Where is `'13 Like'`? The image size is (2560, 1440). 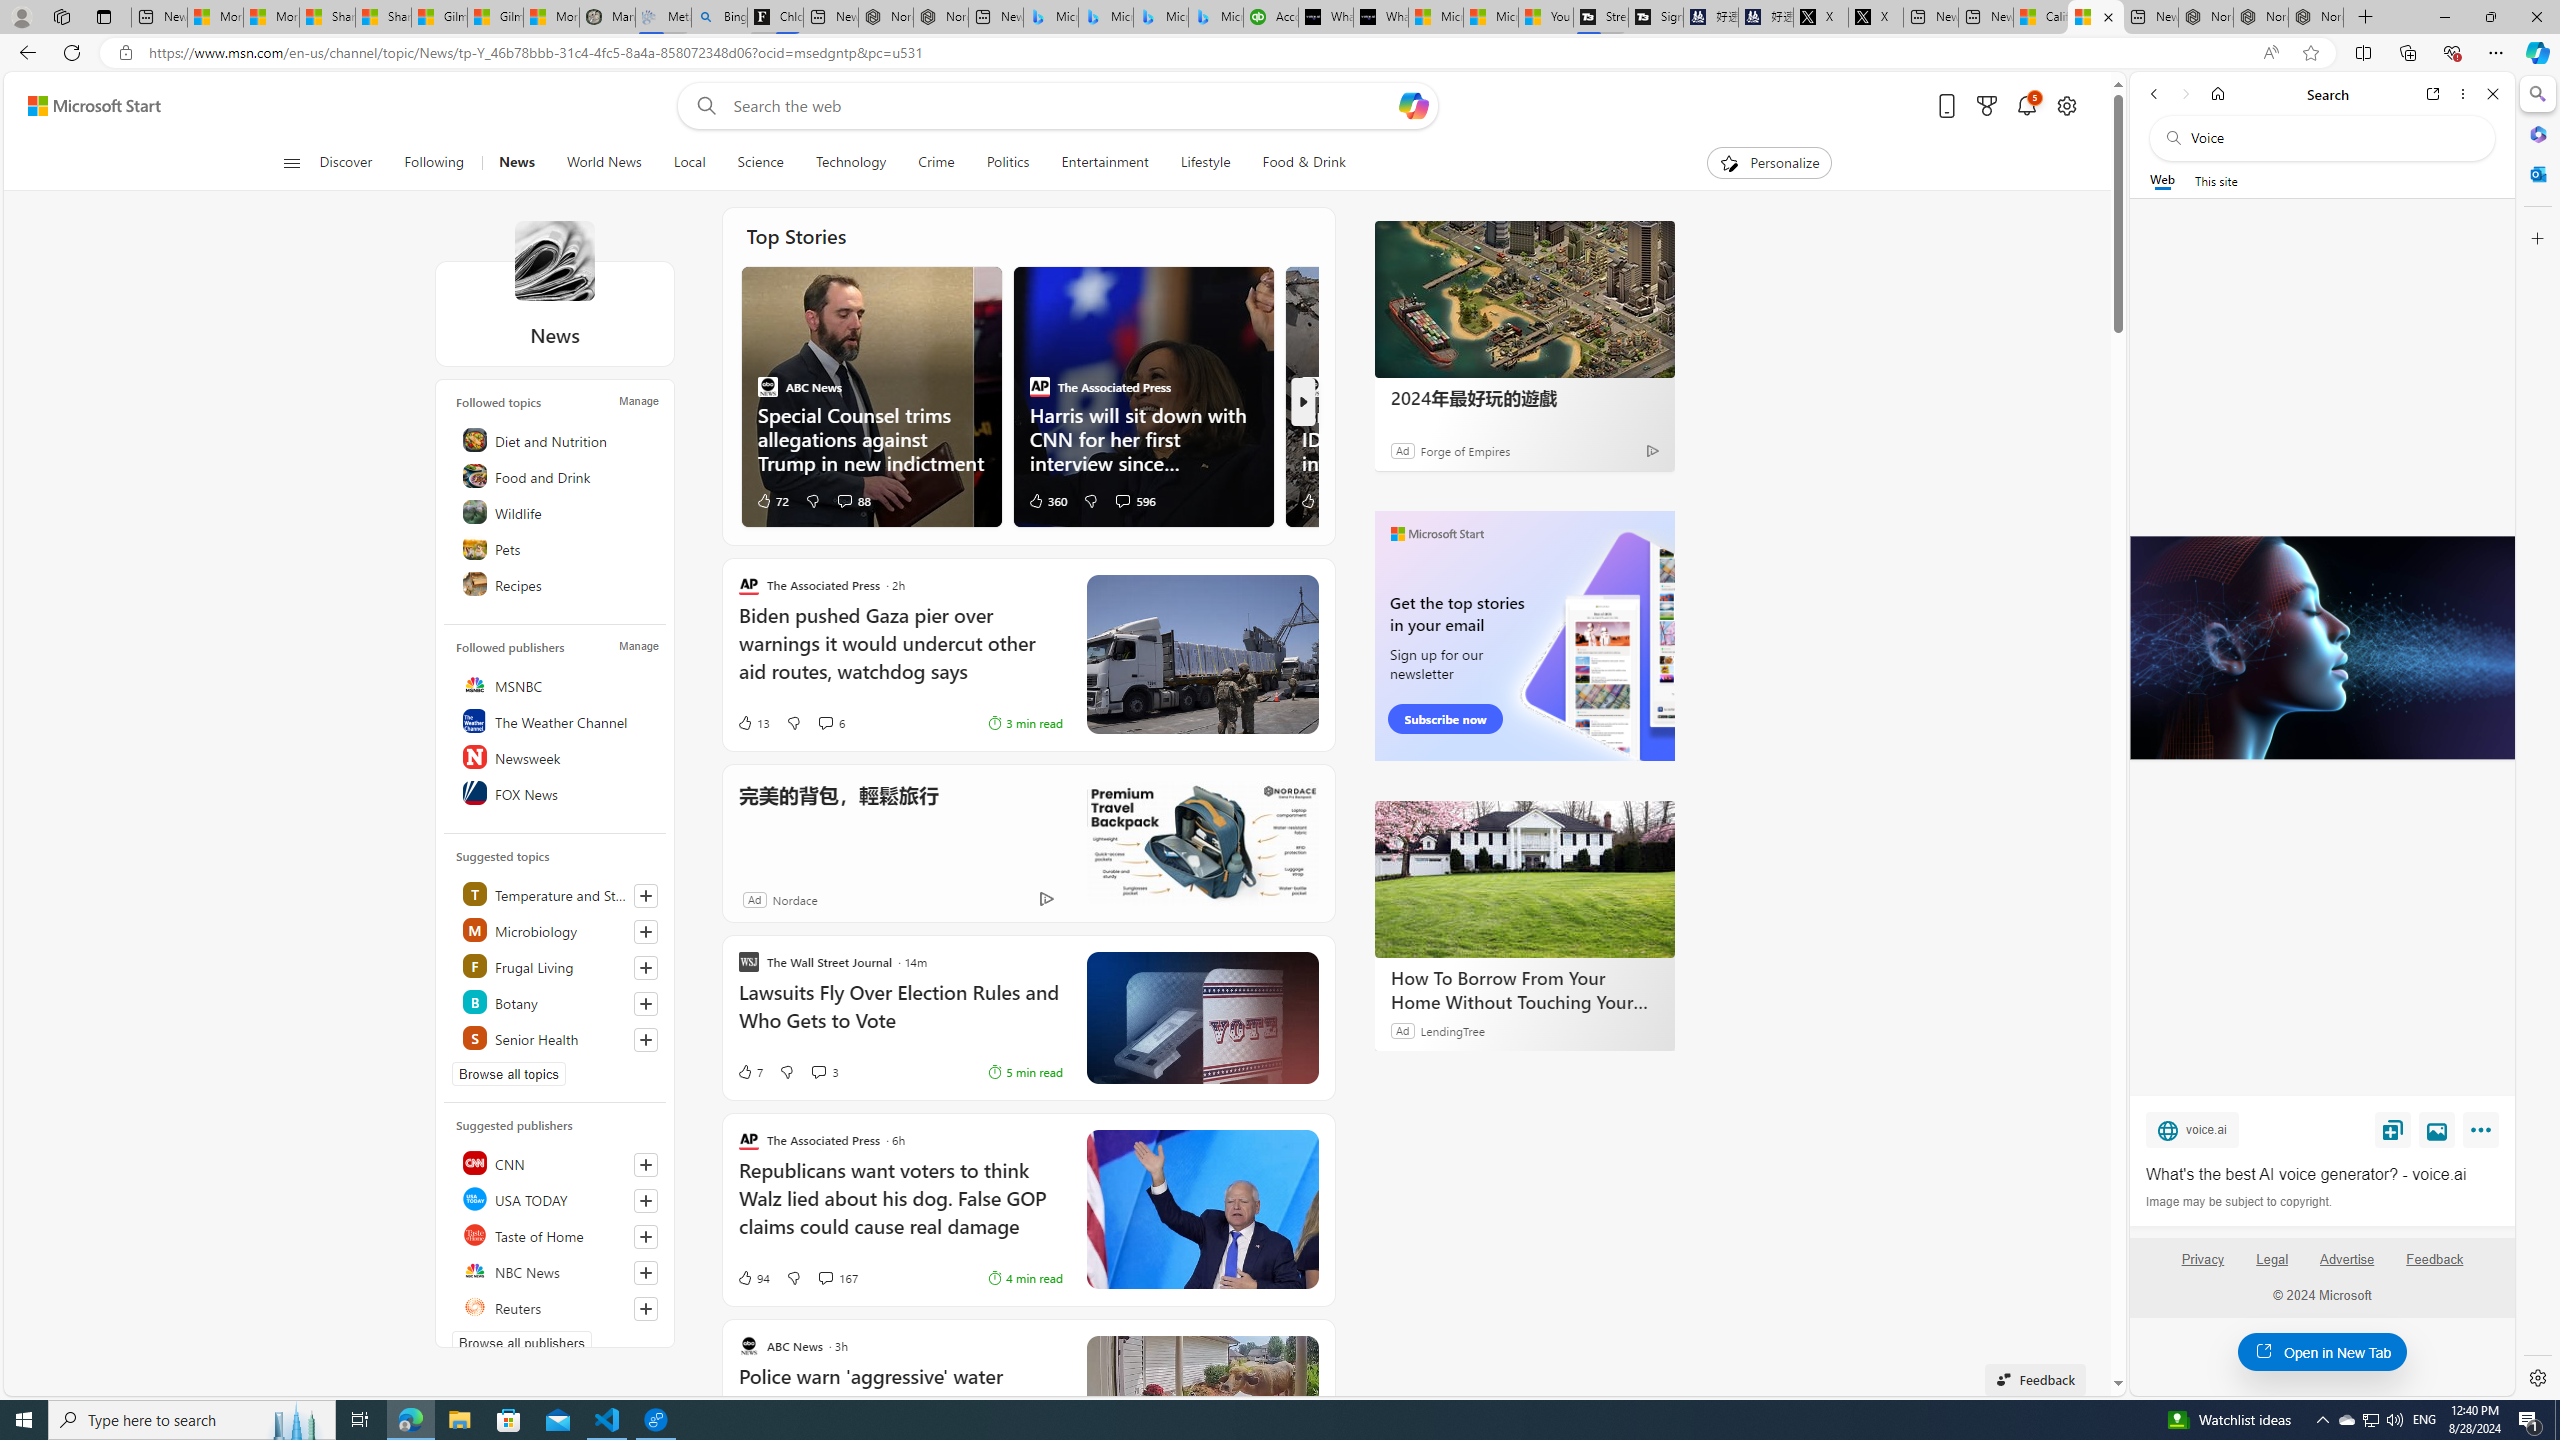 '13 Like' is located at coordinates (751, 721).